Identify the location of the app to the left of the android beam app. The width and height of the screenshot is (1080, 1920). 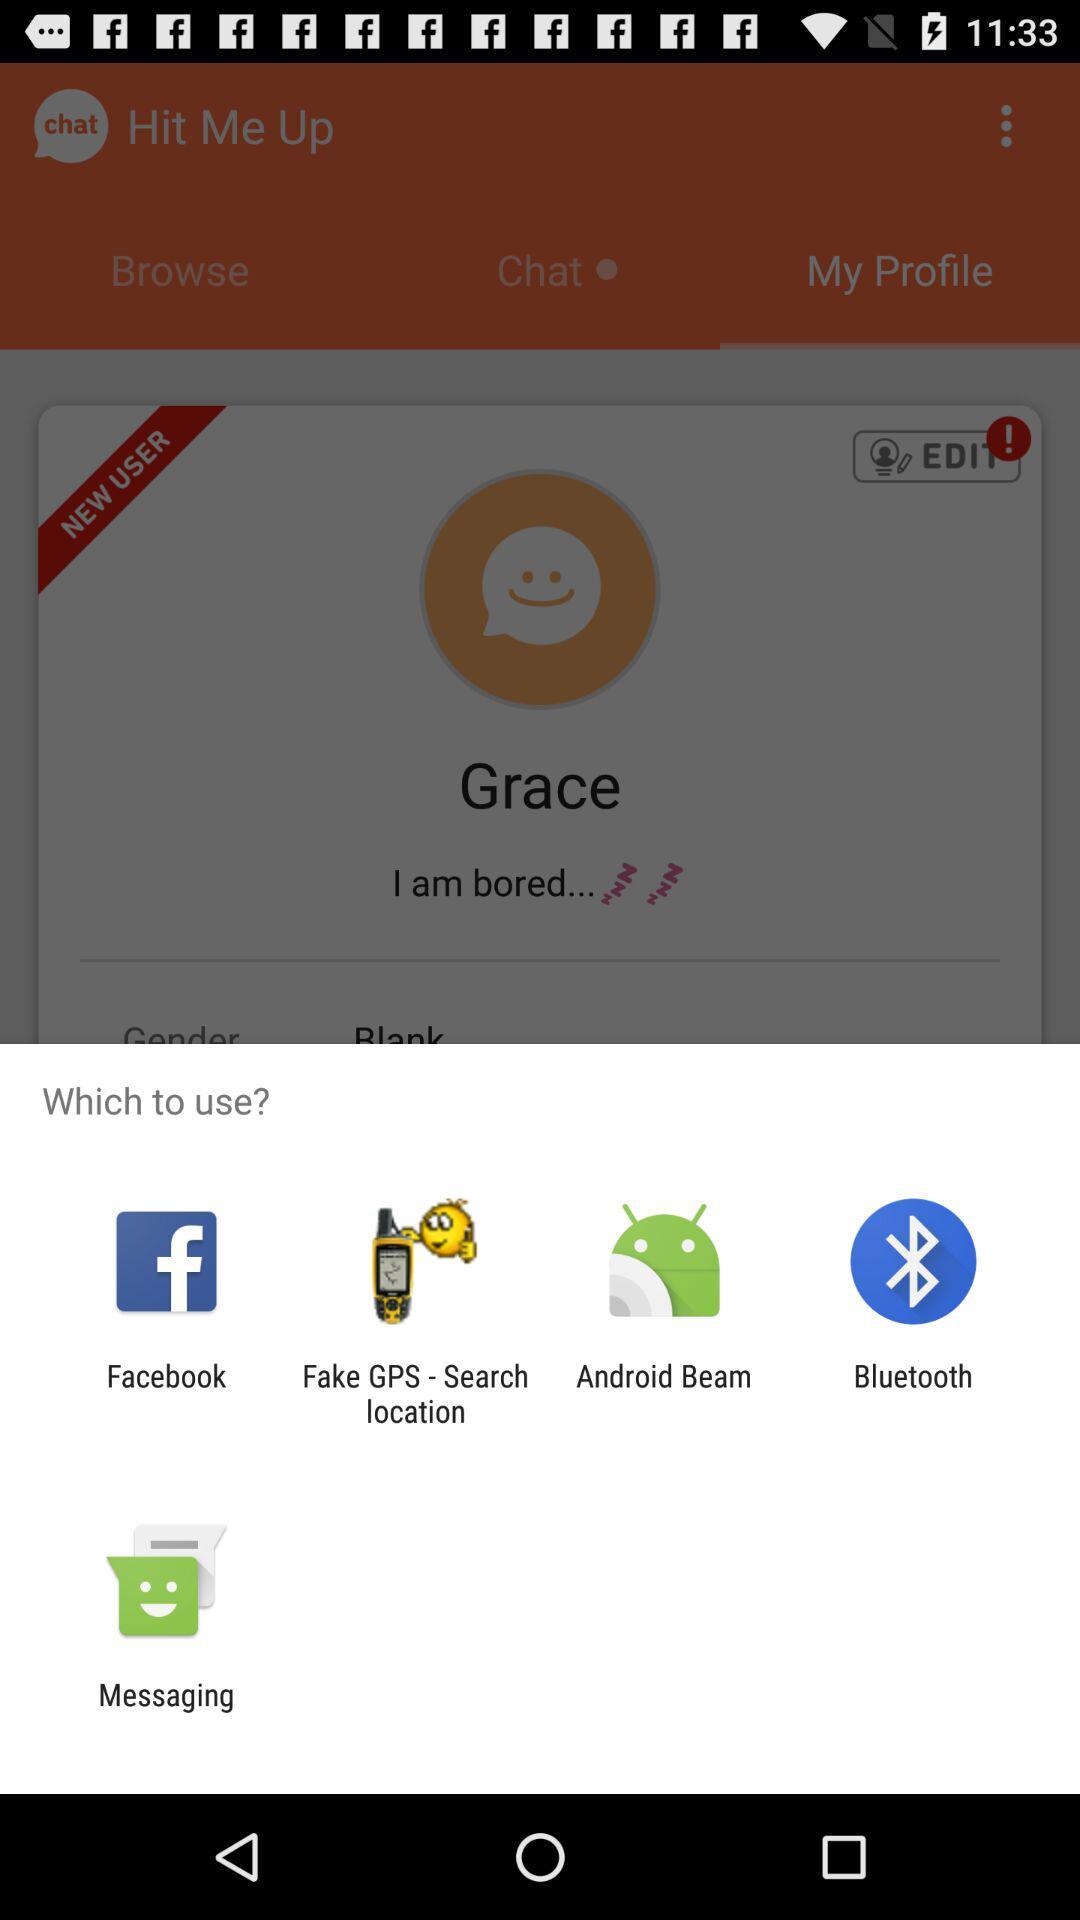
(414, 1392).